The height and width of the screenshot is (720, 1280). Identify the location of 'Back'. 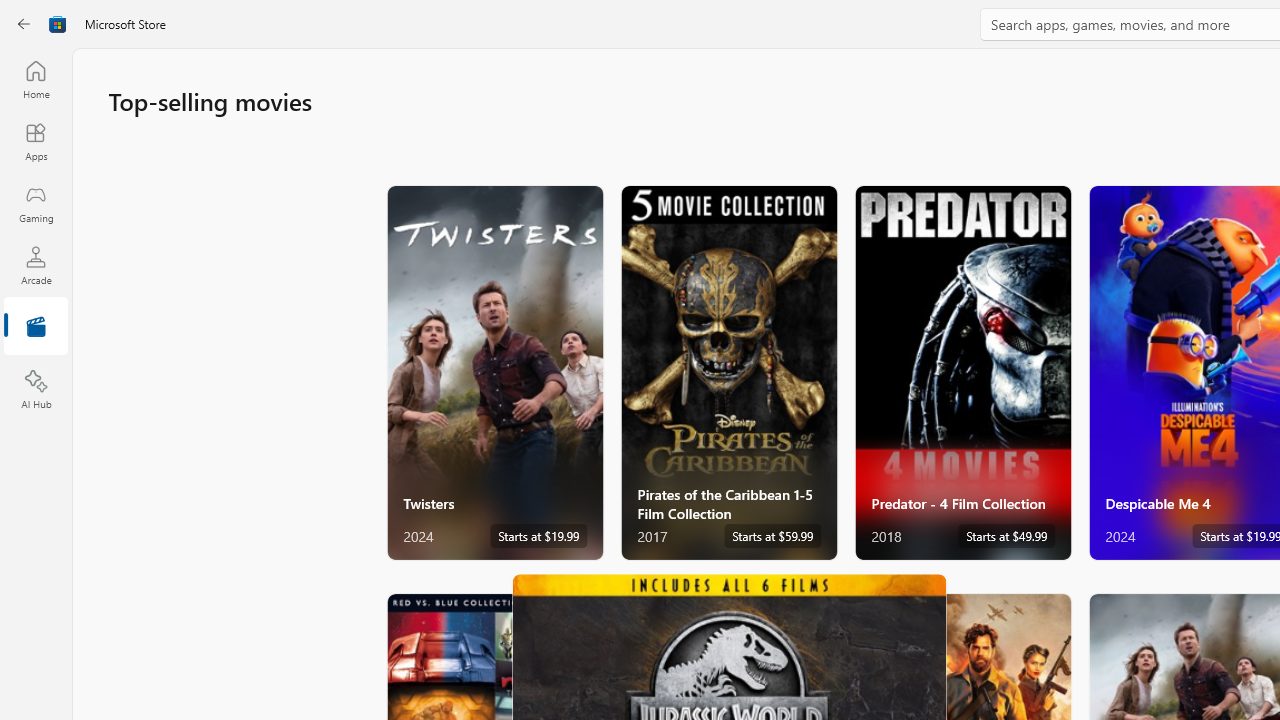
(24, 24).